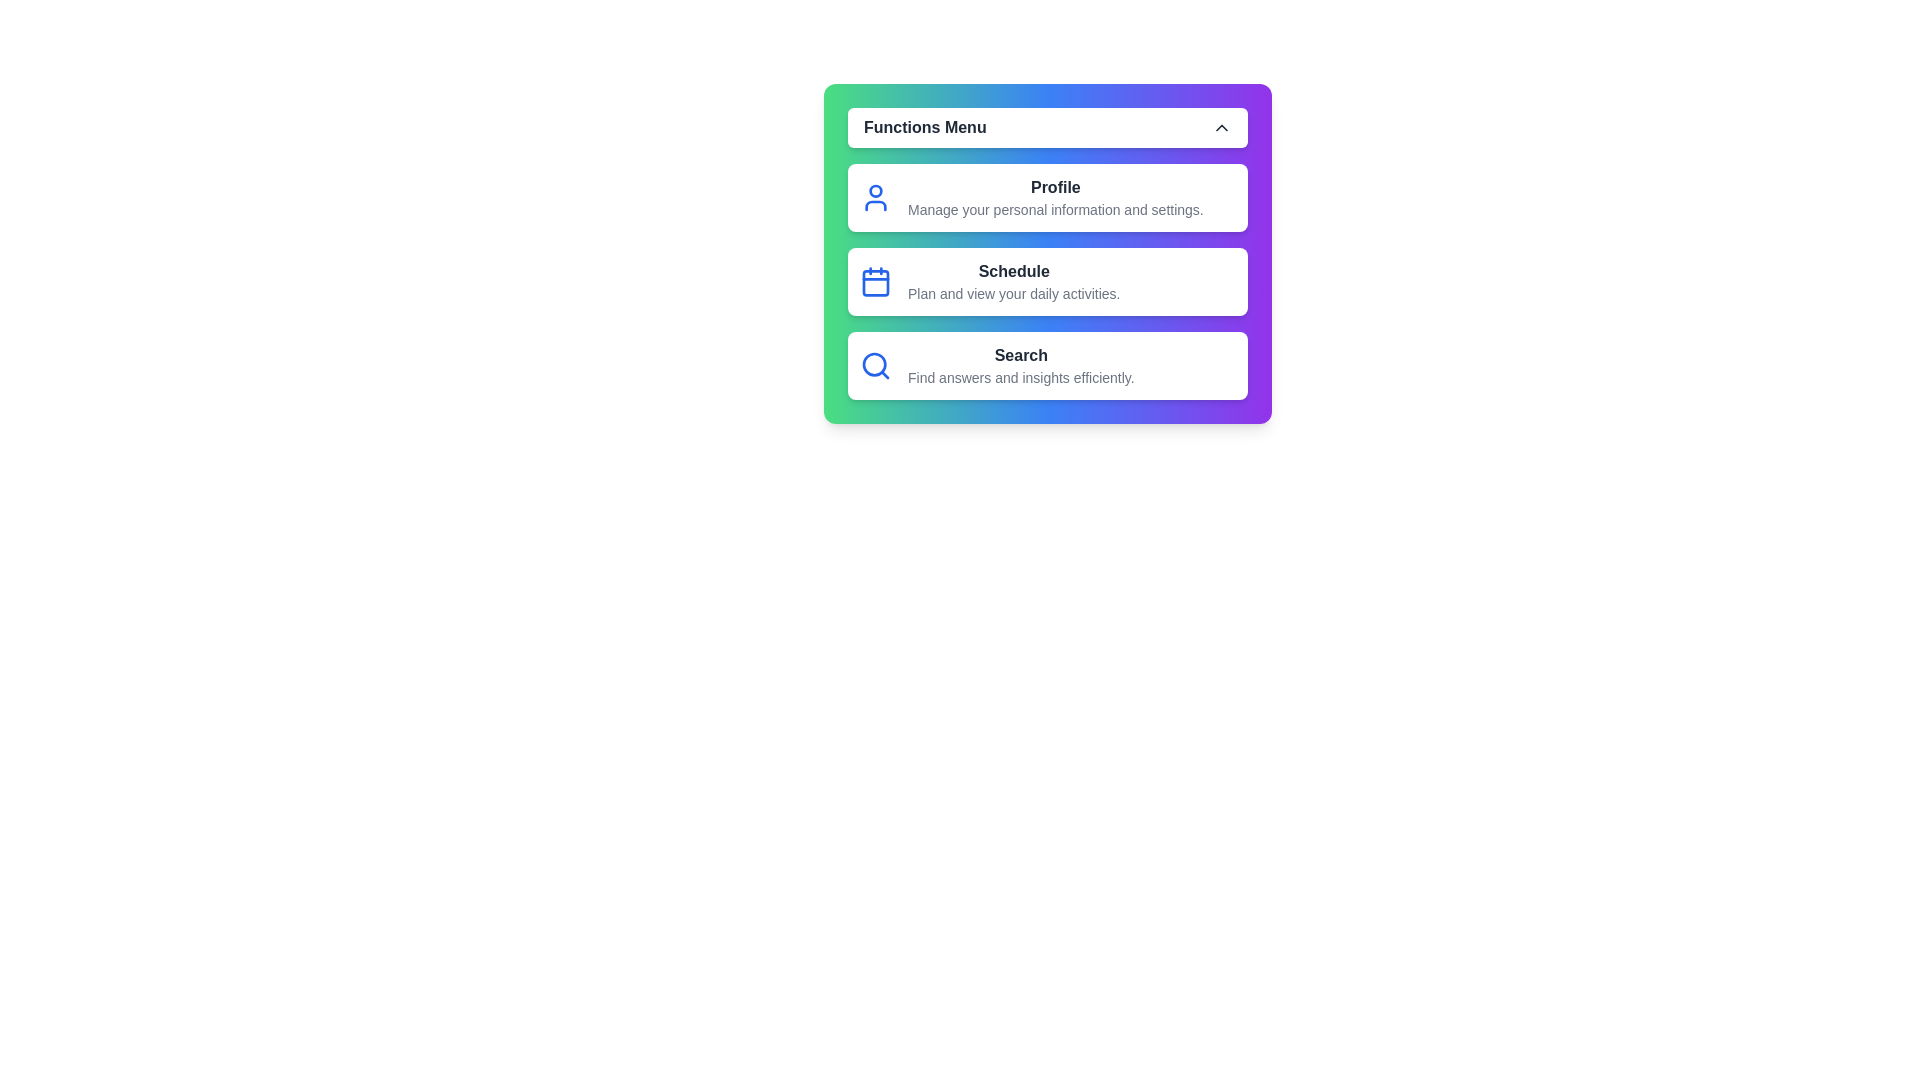 This screenshot has height=1080, width=1920. I want to click on the menu item Schedule to see its hover effect, so click(1046, 281).